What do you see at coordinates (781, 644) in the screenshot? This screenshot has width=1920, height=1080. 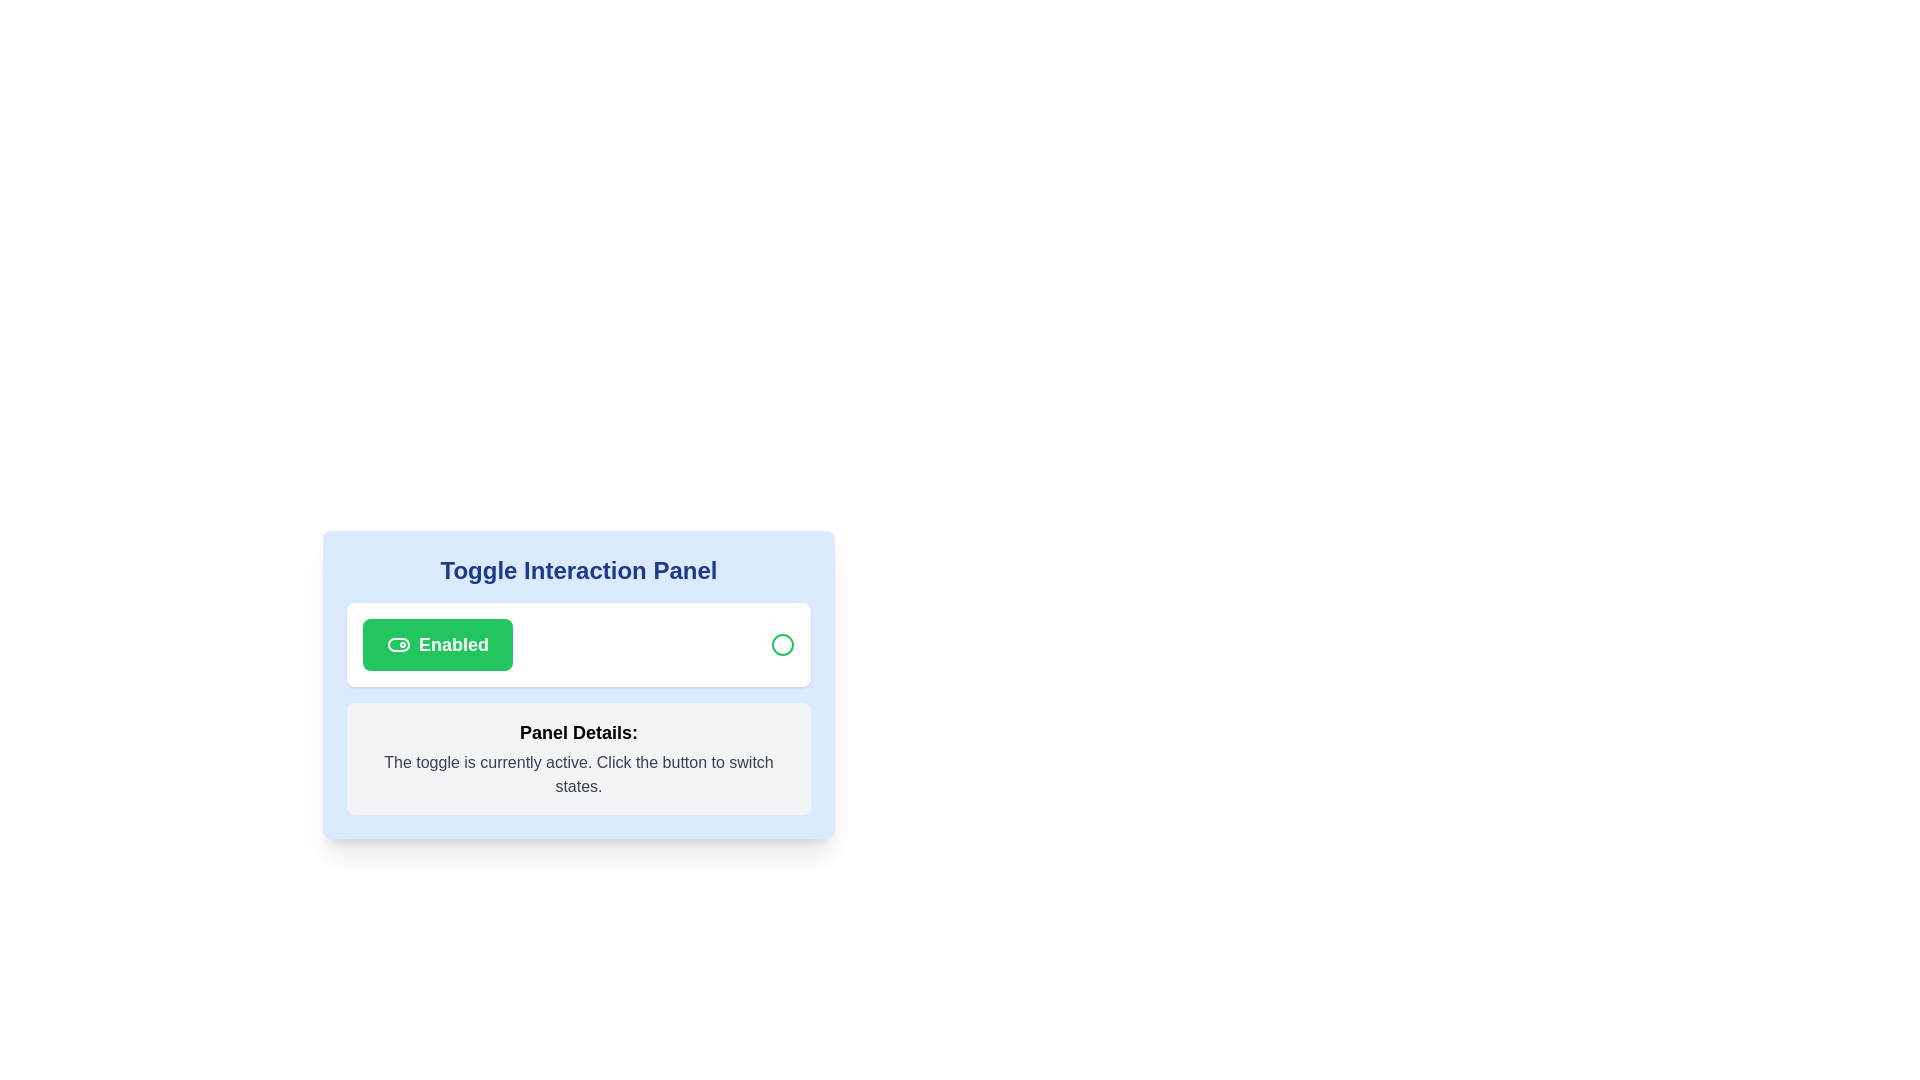 I see `the green circle outline icon with a white interior, located at the right end of the row containing the text 'Enabled' in the 'Toggle Interaction Panel'` at bounding box center [781, 644].